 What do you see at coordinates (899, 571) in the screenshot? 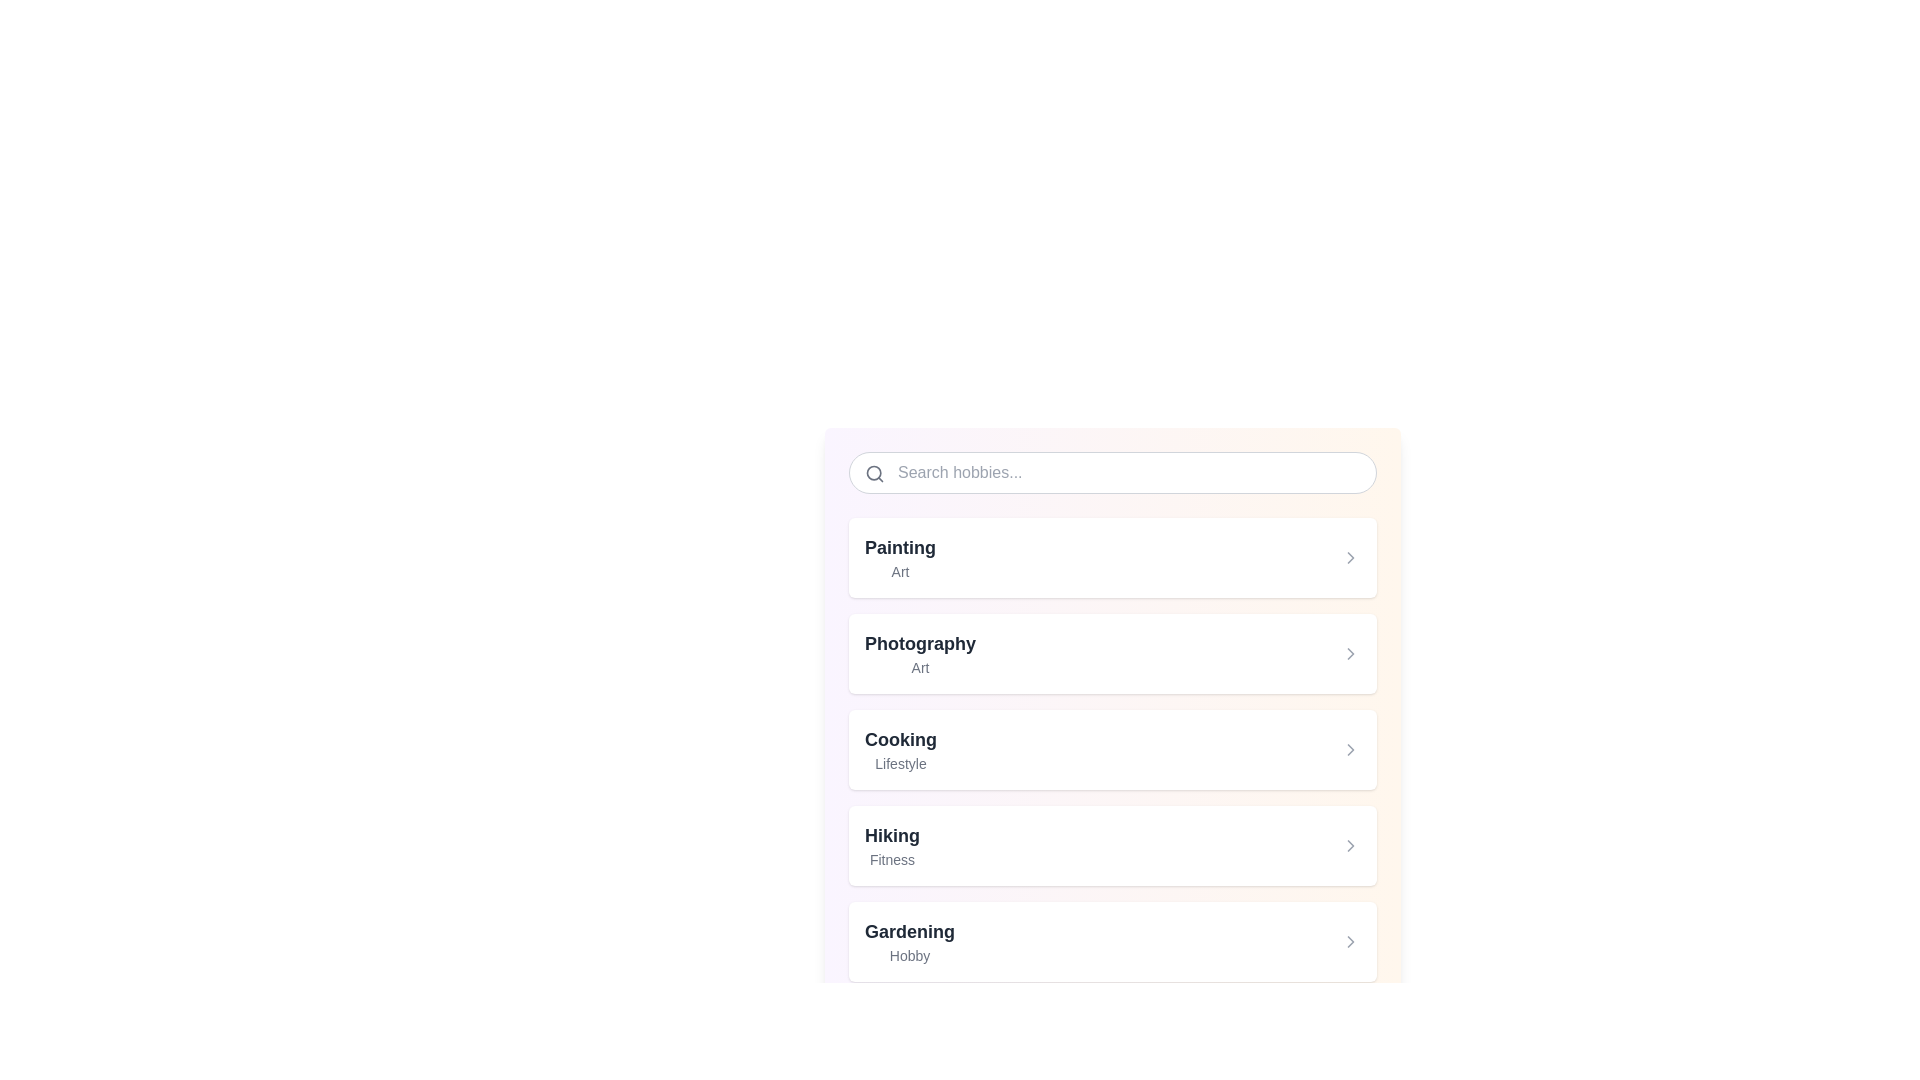
I see `the descriptive label that categorizes the title 'Painting', positioned as the second line of text within the list item` at bounding box center [899, 571].